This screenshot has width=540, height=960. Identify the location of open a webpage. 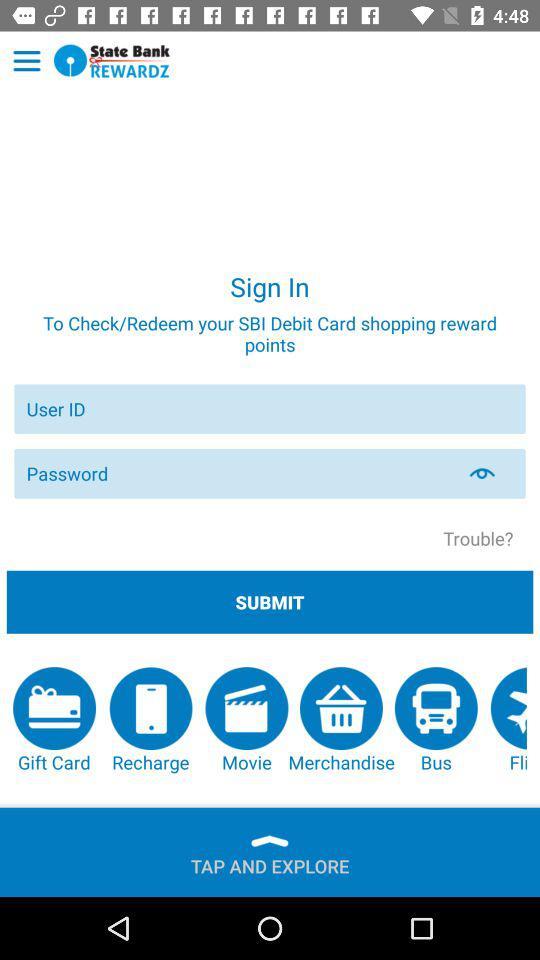
(112, 61).